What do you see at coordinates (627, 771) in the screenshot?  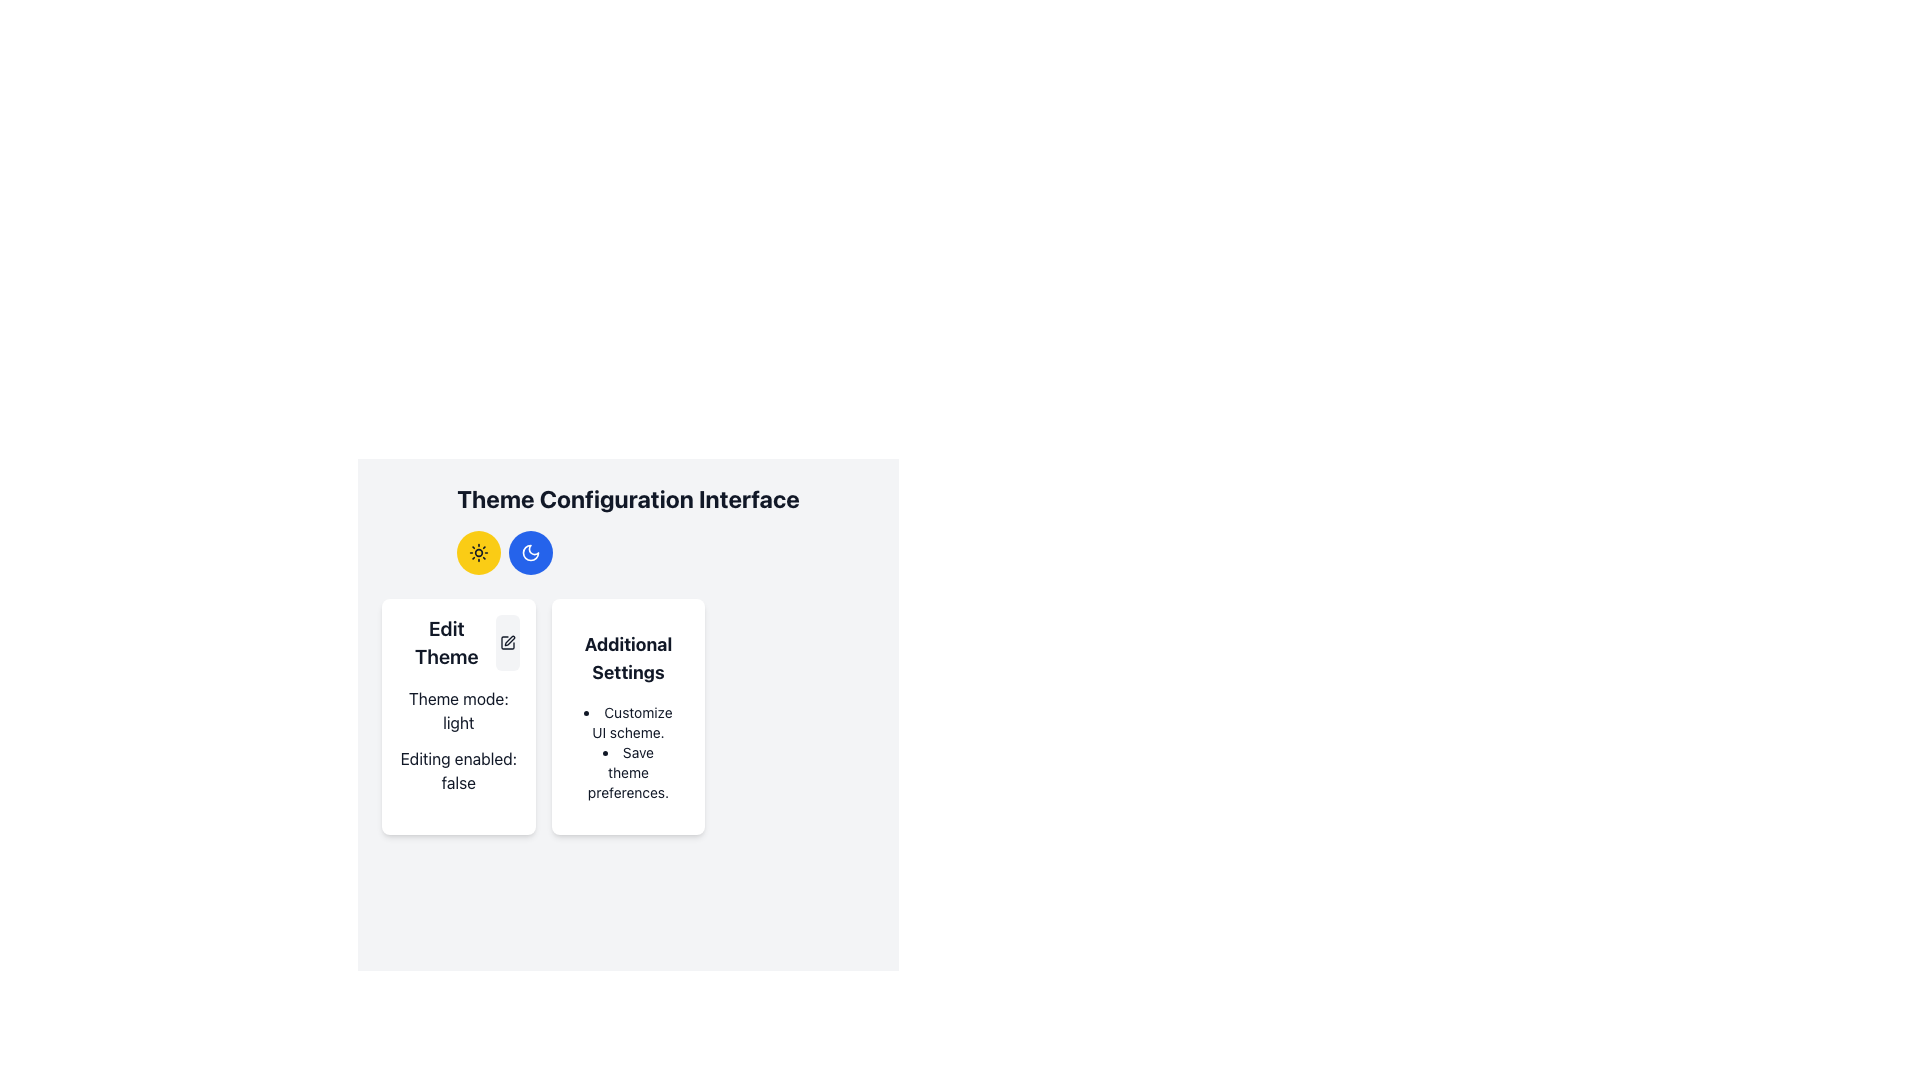 I see `the static text element reading 'Save theme preferences' which is the second item in the bulleted list under the 'Additional Settings' section` at bounding box center [627, 771].